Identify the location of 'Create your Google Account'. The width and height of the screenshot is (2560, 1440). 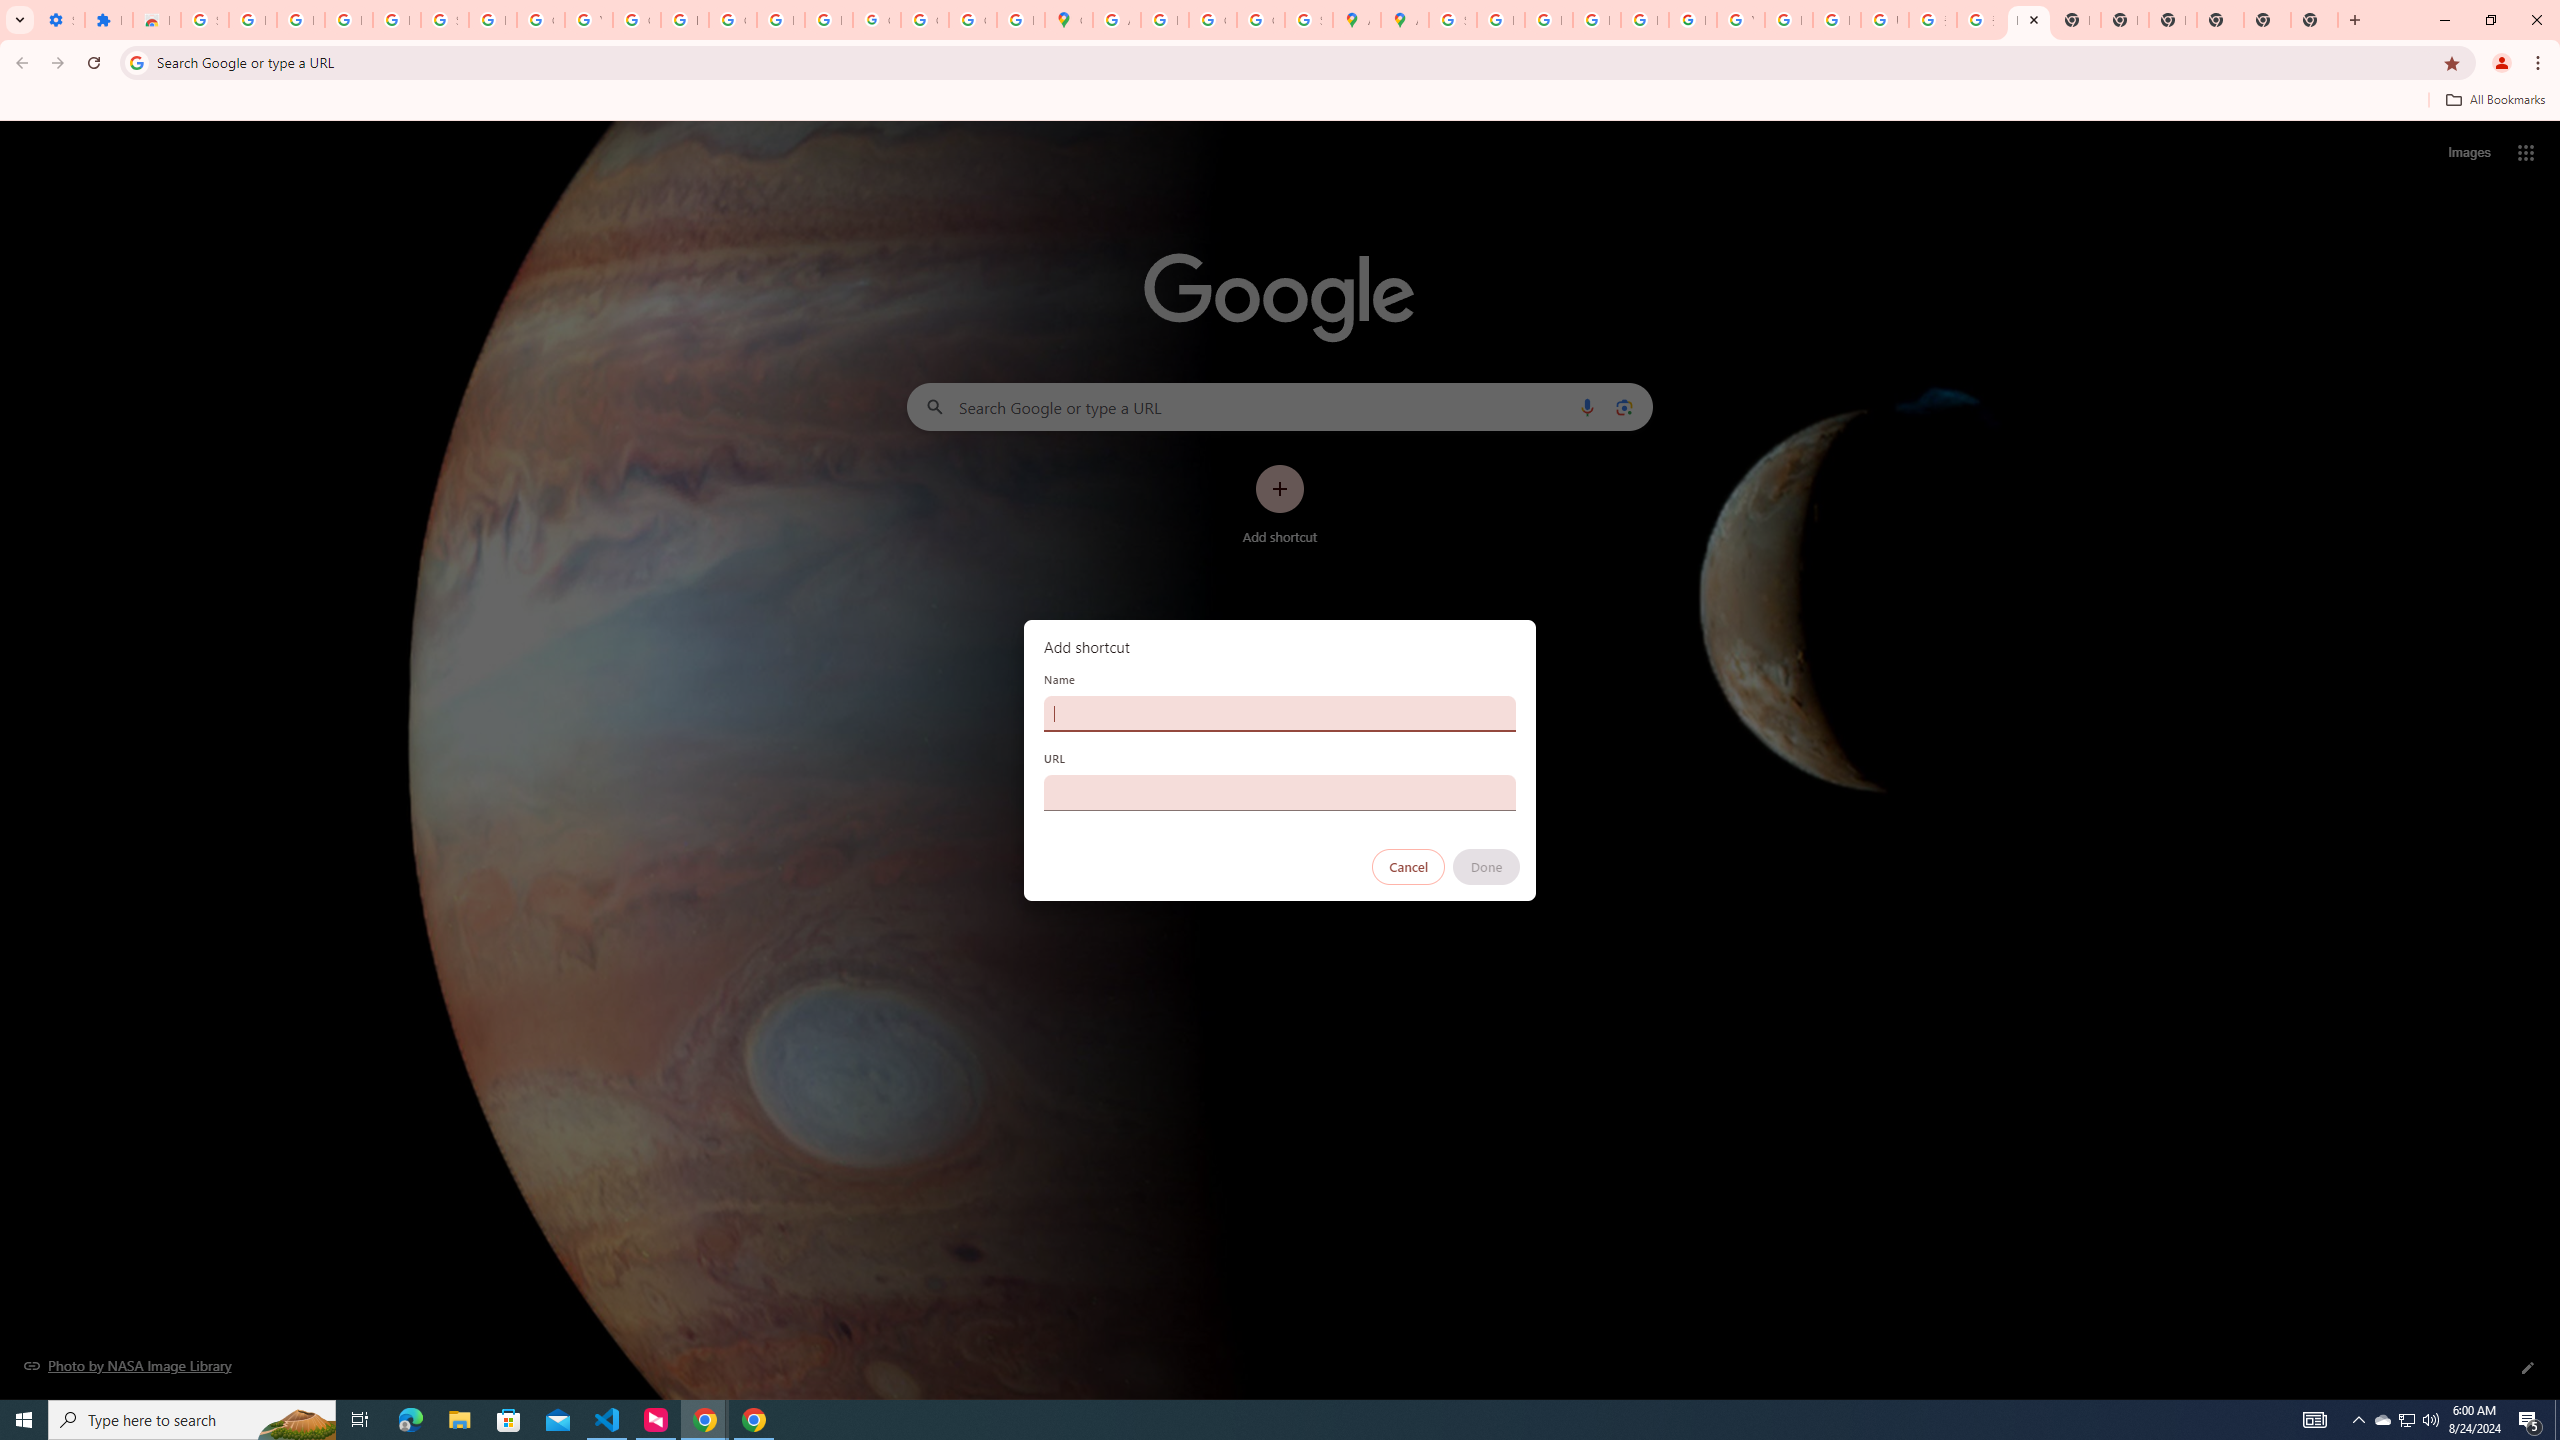
(1212, 19).